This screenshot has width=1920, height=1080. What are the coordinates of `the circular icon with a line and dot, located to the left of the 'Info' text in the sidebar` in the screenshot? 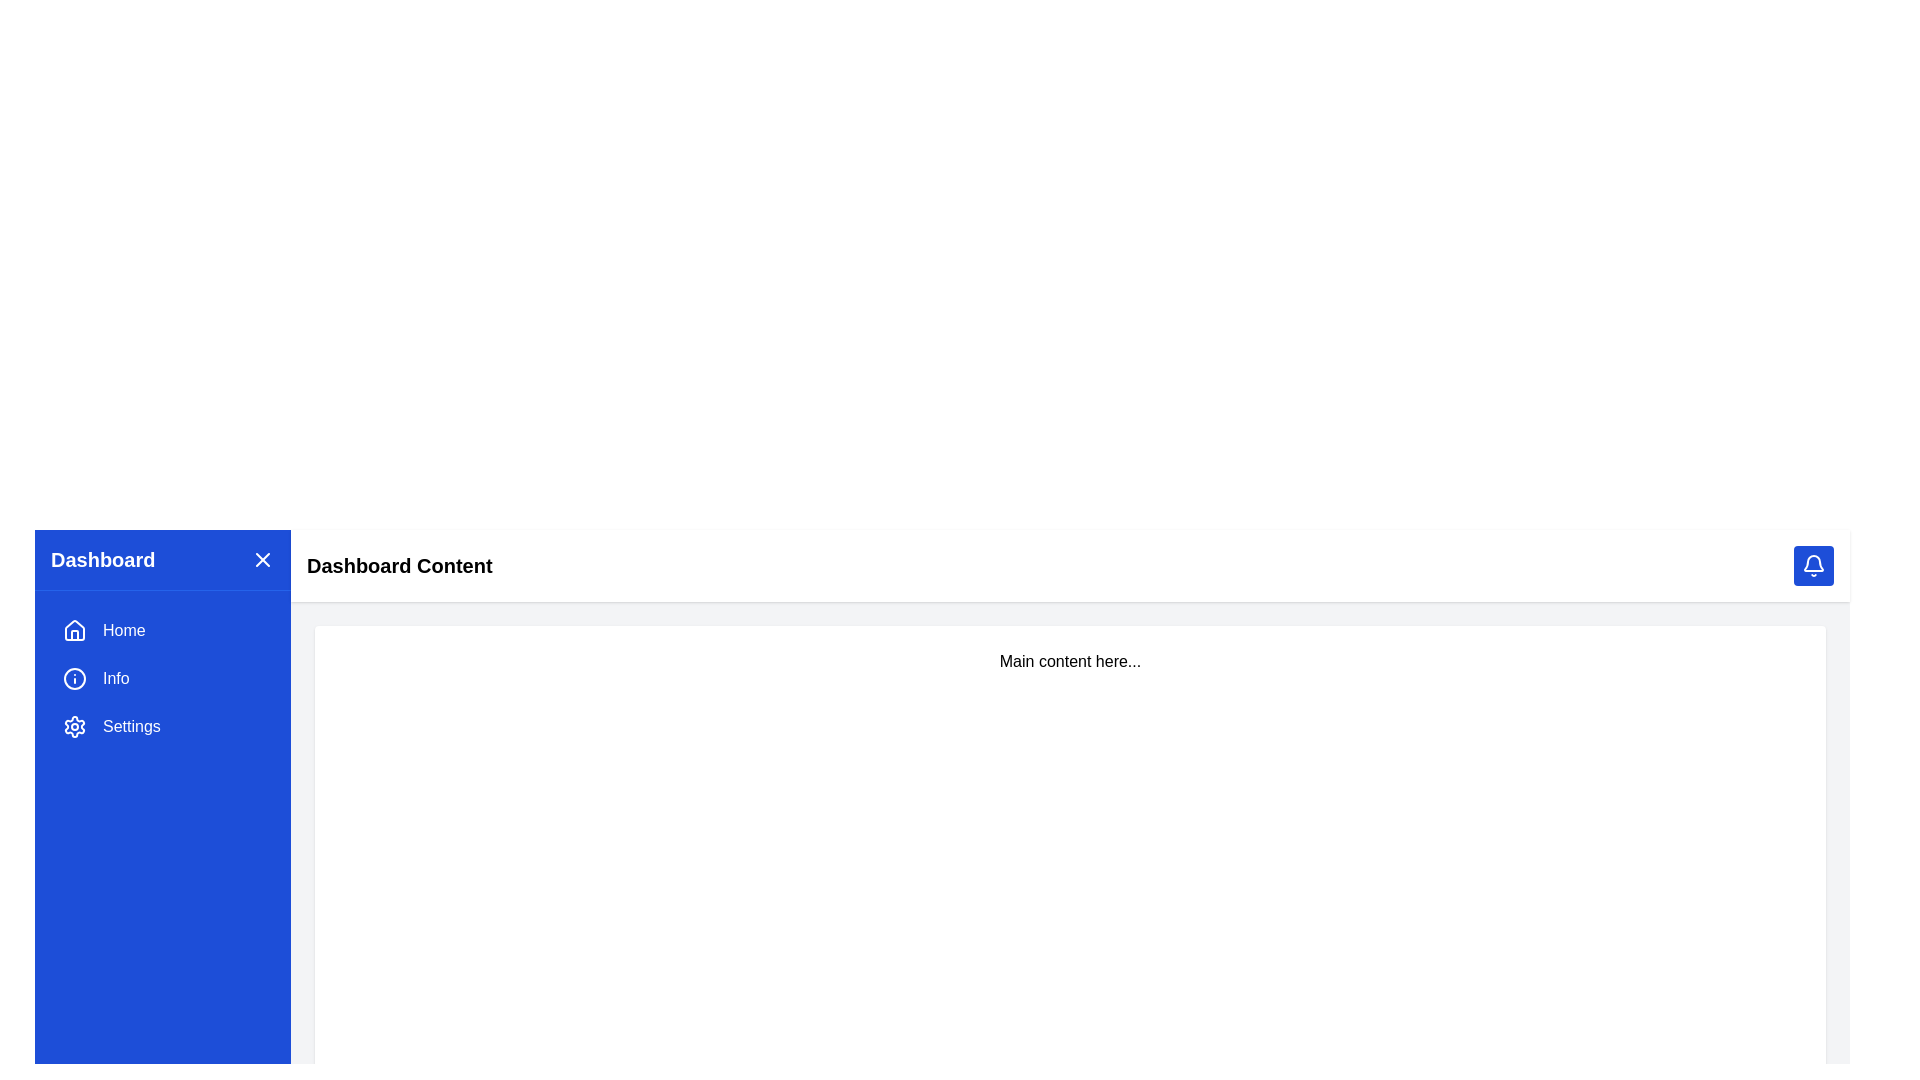 It's located at (75, 677).